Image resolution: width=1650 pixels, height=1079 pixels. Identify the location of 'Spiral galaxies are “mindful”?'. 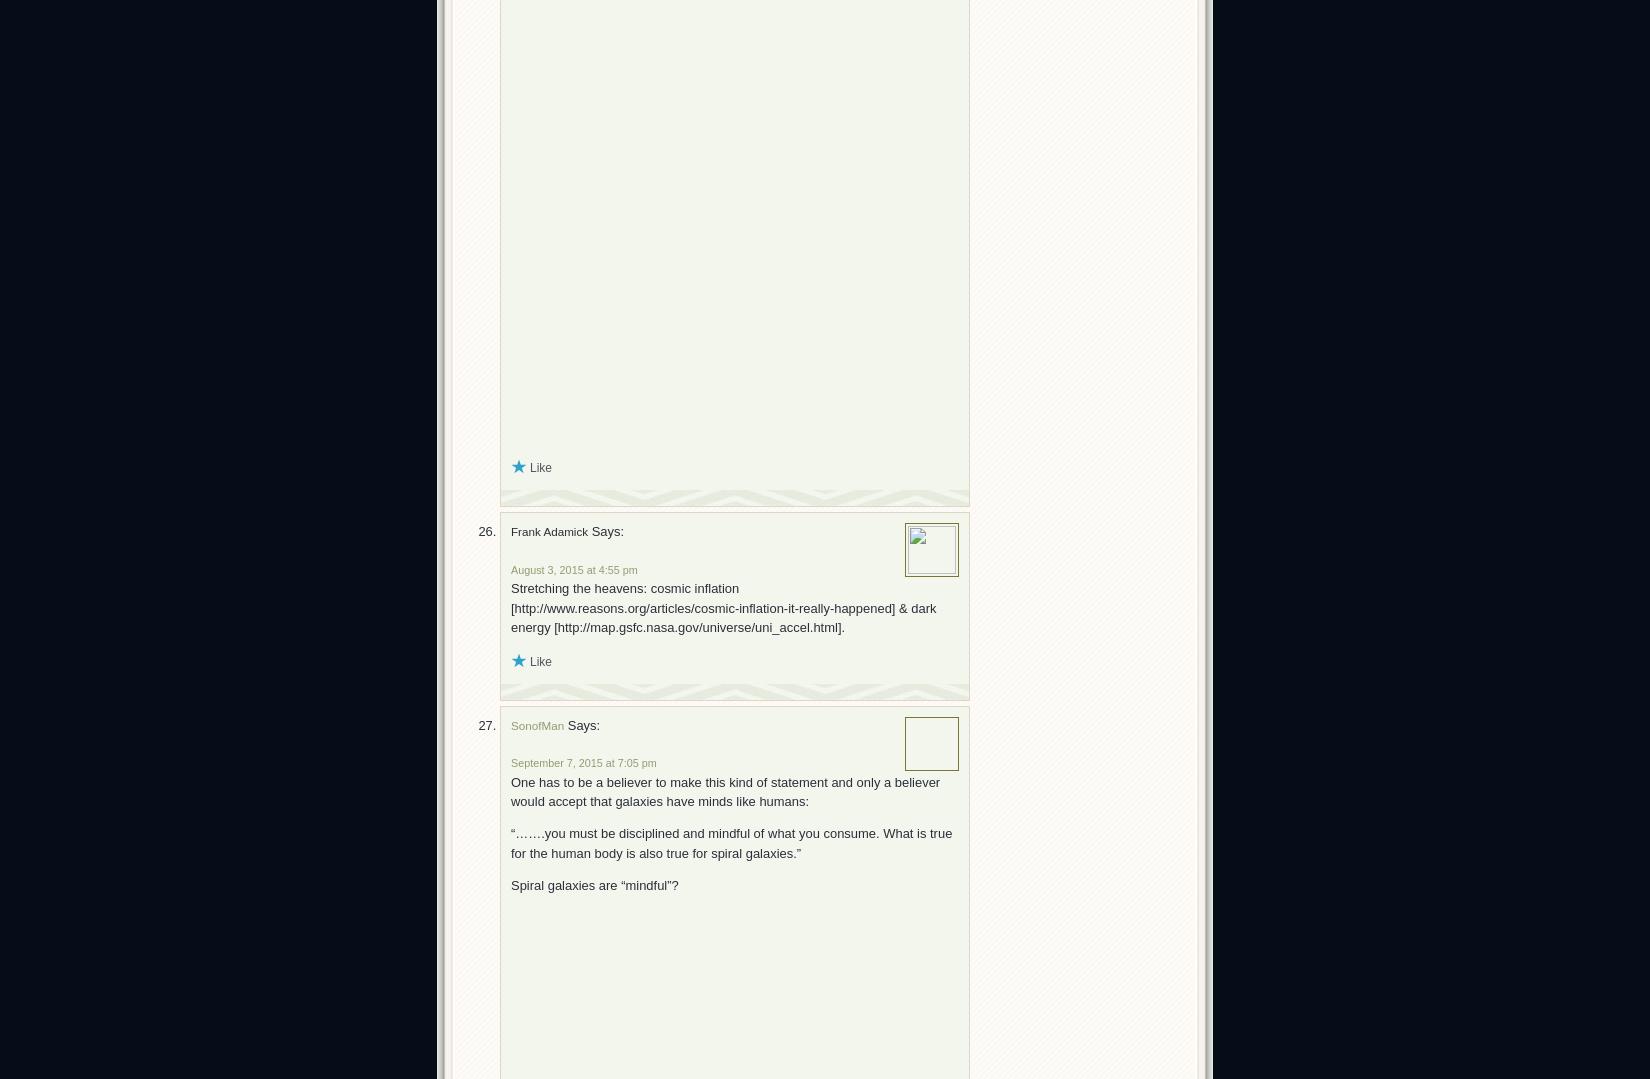
(593, 884).